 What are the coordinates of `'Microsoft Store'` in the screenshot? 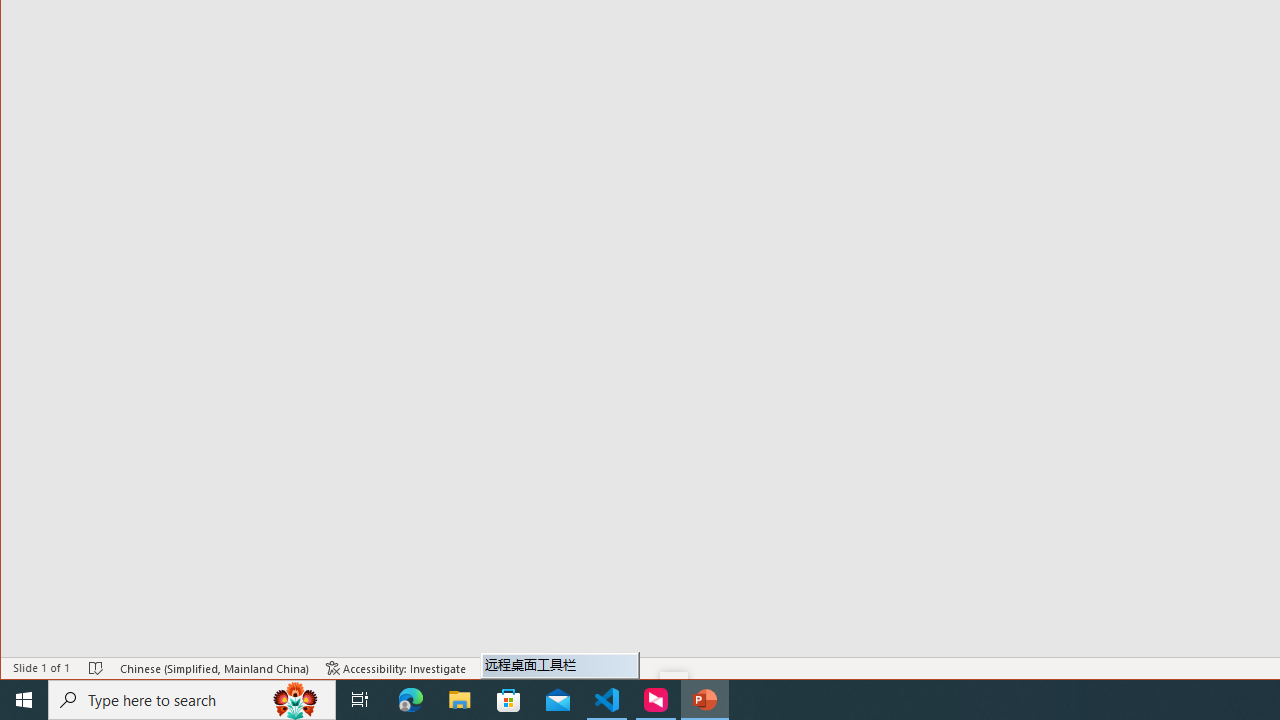 It's located at (509, 698).